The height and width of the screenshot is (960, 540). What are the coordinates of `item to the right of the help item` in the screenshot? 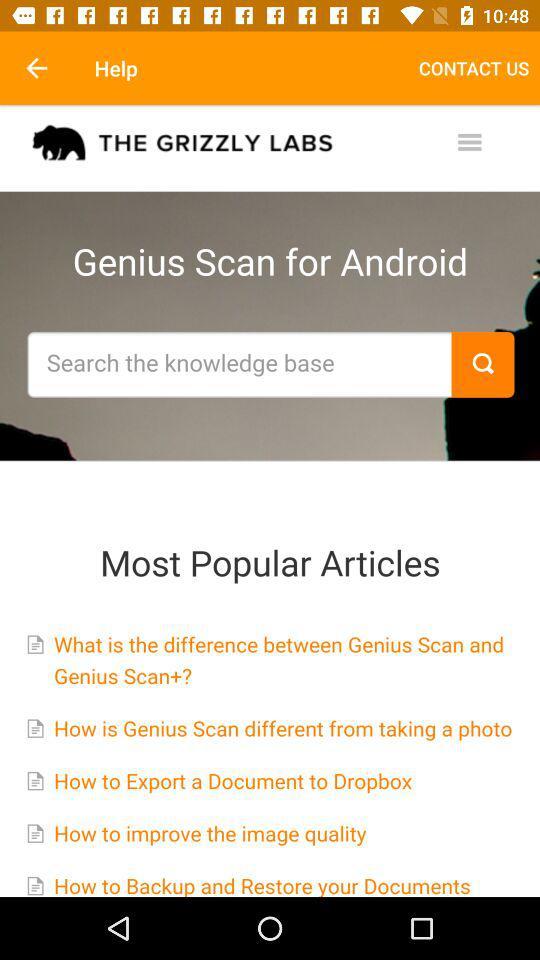 It's located at (473, 68).